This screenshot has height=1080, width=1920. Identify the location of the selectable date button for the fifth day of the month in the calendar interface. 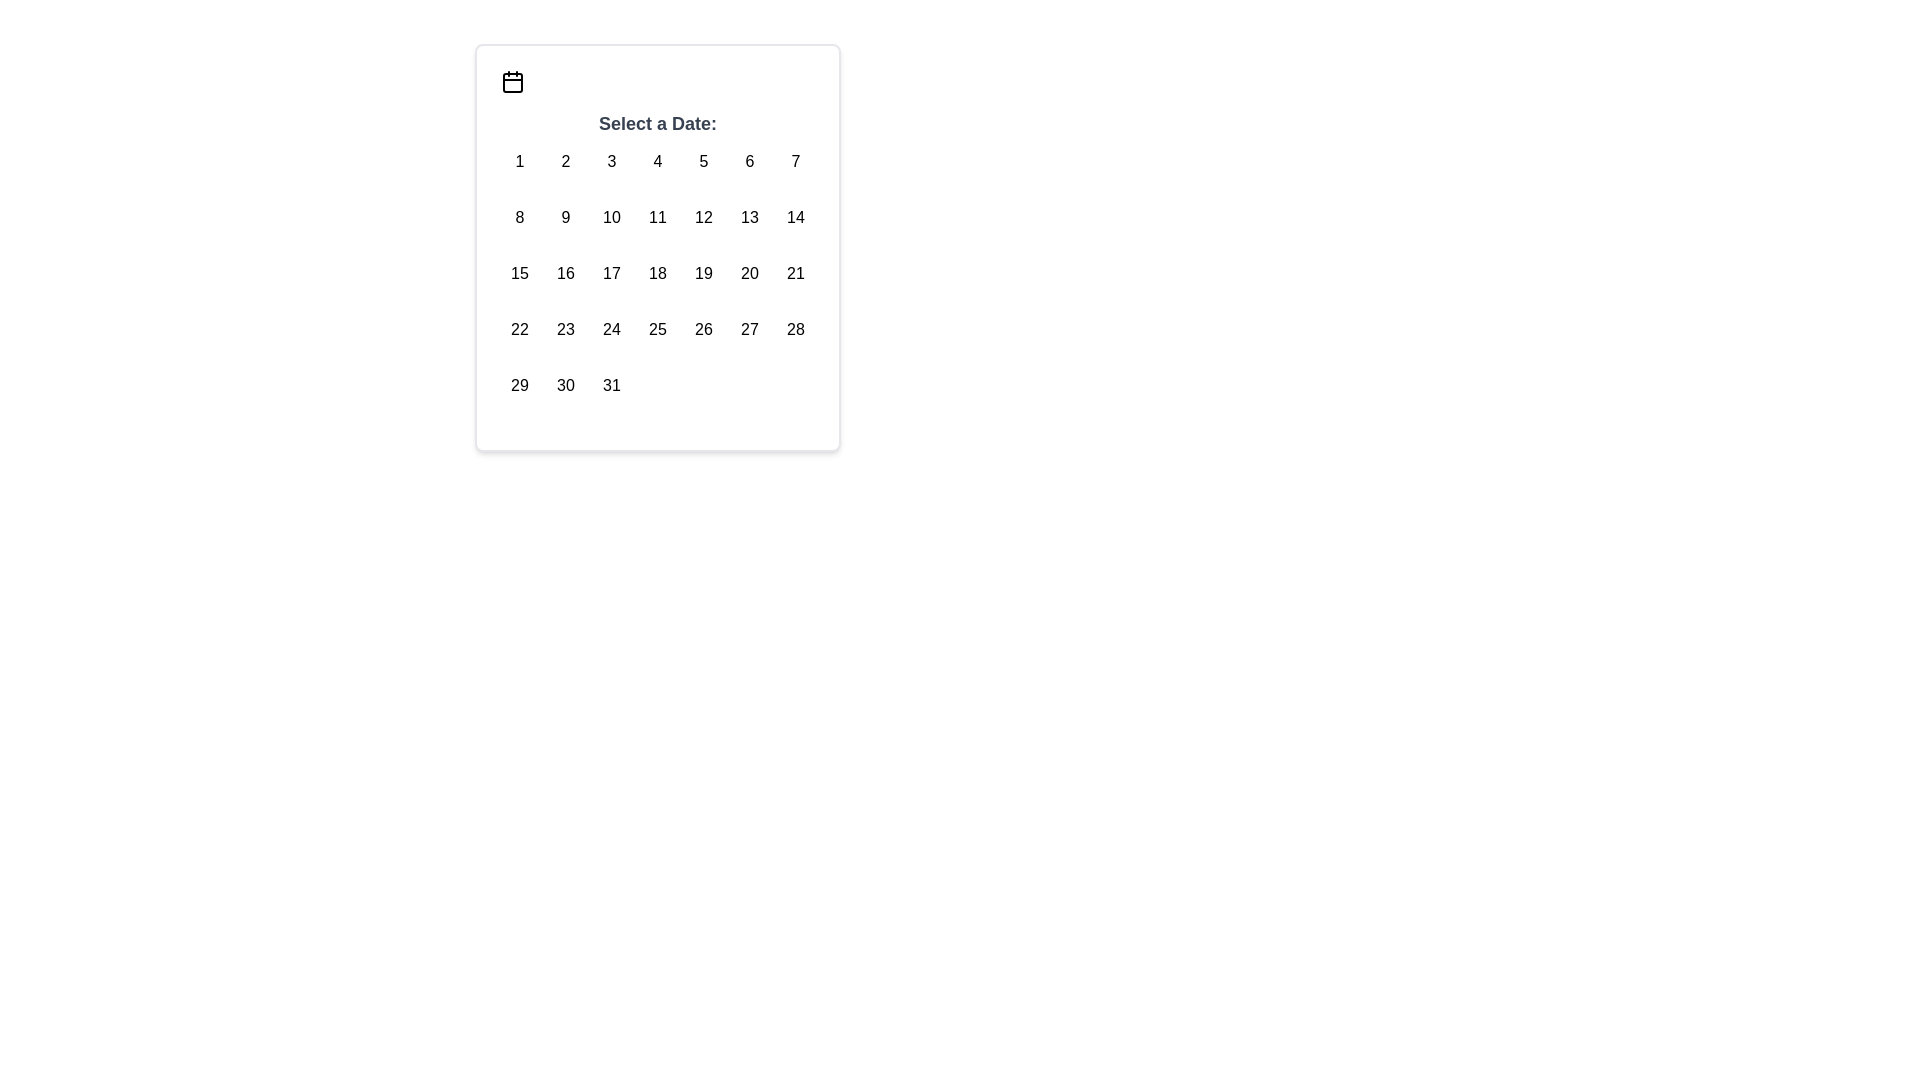
(704, 161).